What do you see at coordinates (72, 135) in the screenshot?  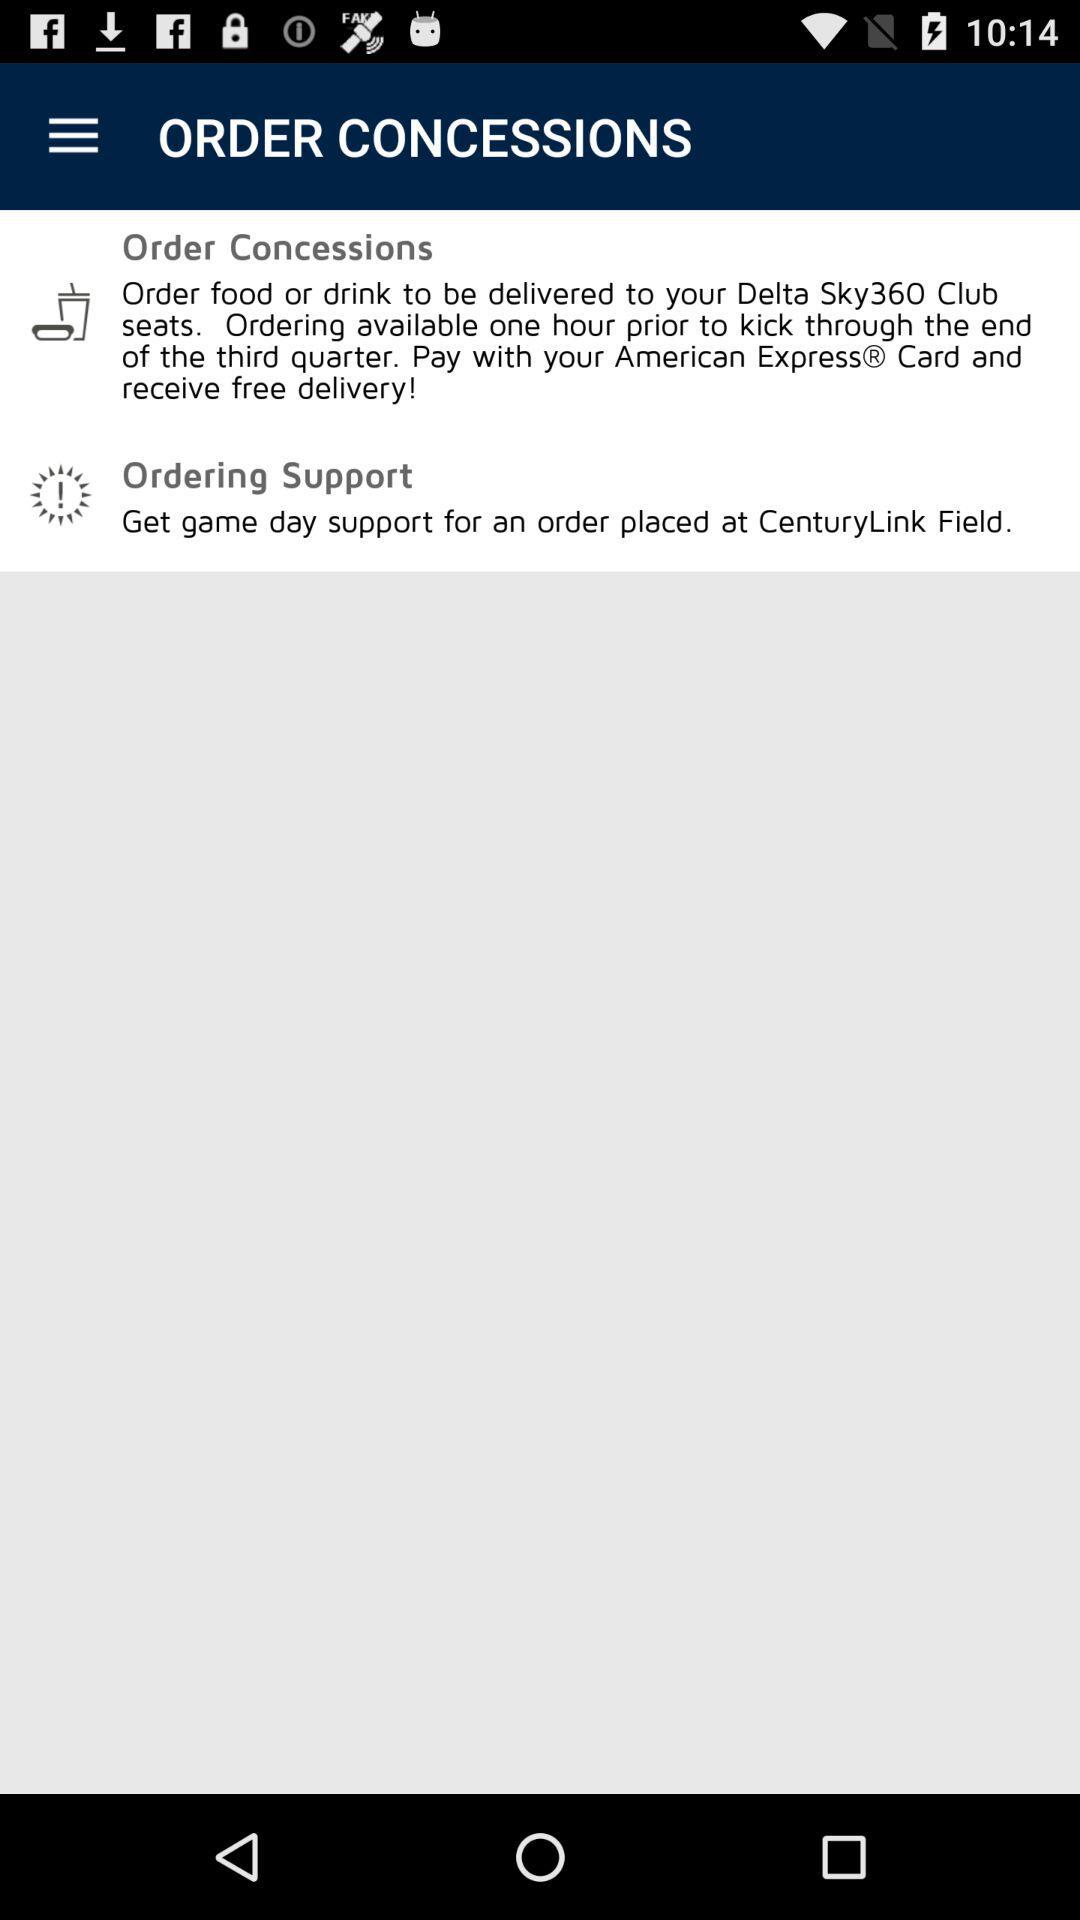 I see `the item next to order concessions app` at bounding box center [72, 135].